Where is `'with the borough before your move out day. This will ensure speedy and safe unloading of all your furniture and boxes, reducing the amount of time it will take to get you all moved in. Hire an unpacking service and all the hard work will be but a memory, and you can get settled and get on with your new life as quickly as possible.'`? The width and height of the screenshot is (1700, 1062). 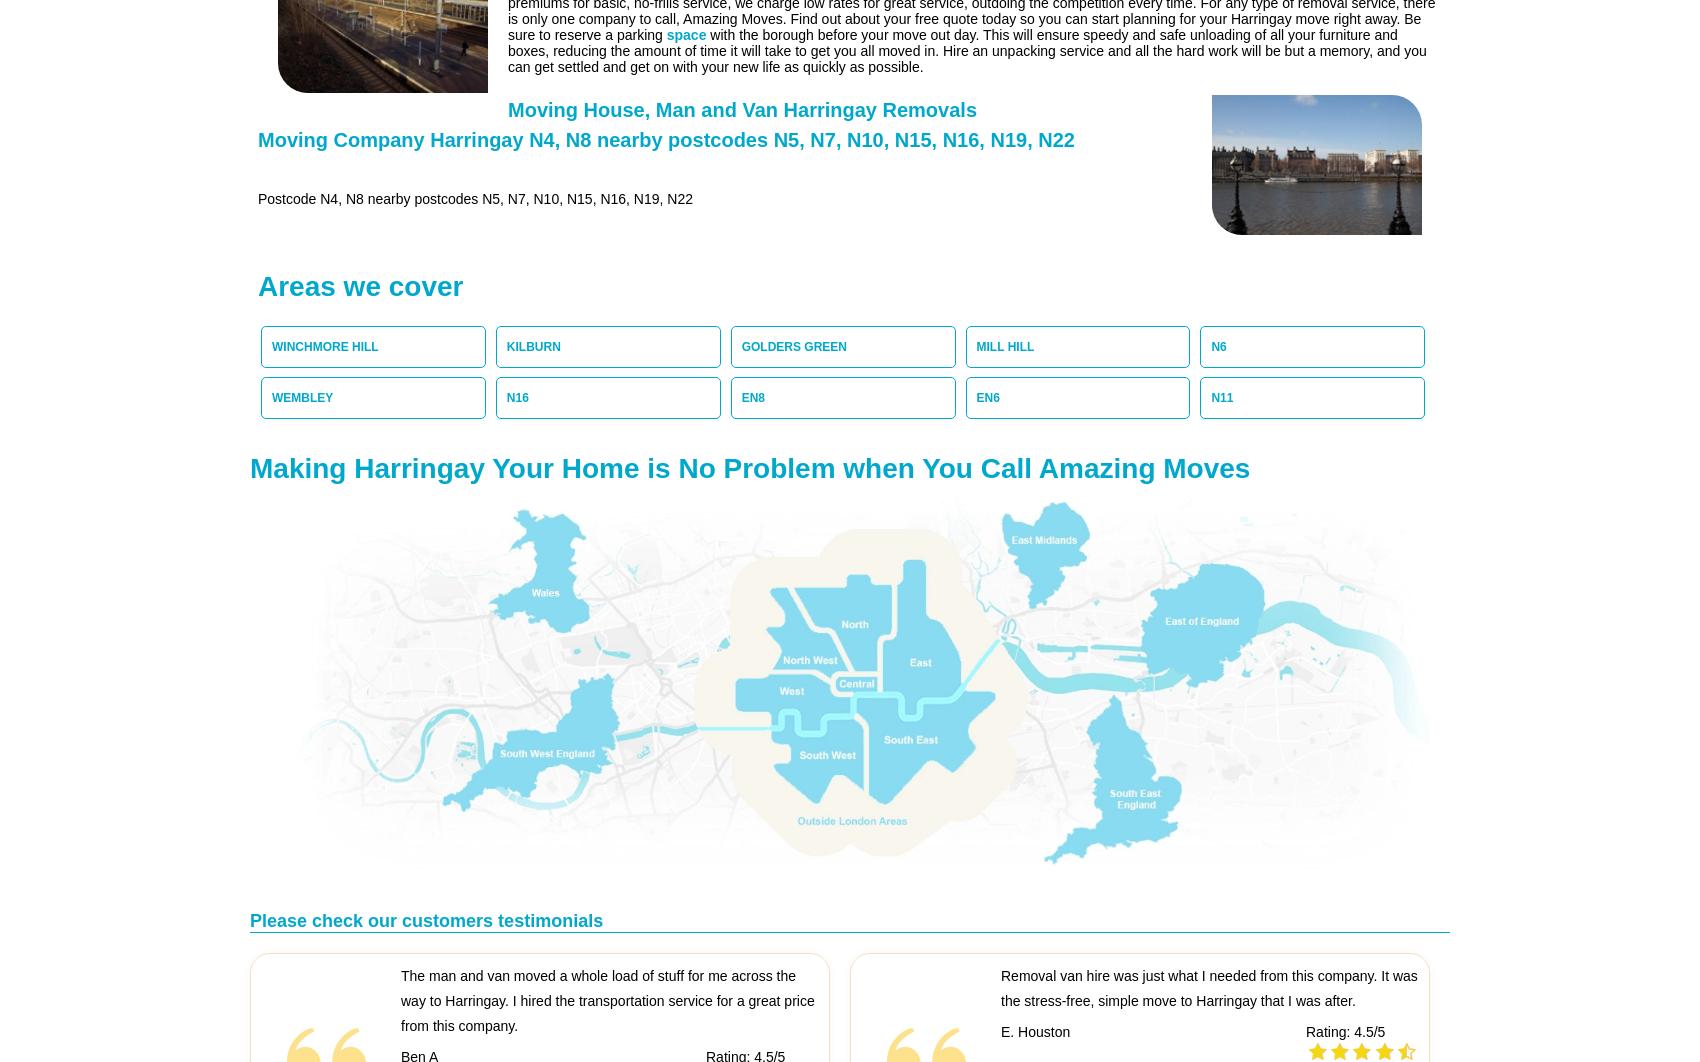 'with the borough before your move out day. This will ensure speedy and safe unloading of all your furniture and boxes, reducing the amount of time it will take to get you all moved in. Hire an unpacking service and all the hard work will be but a memory, and you can get settled and get on with your new life as quickly as possible.' is located at coordinates (965, 50).